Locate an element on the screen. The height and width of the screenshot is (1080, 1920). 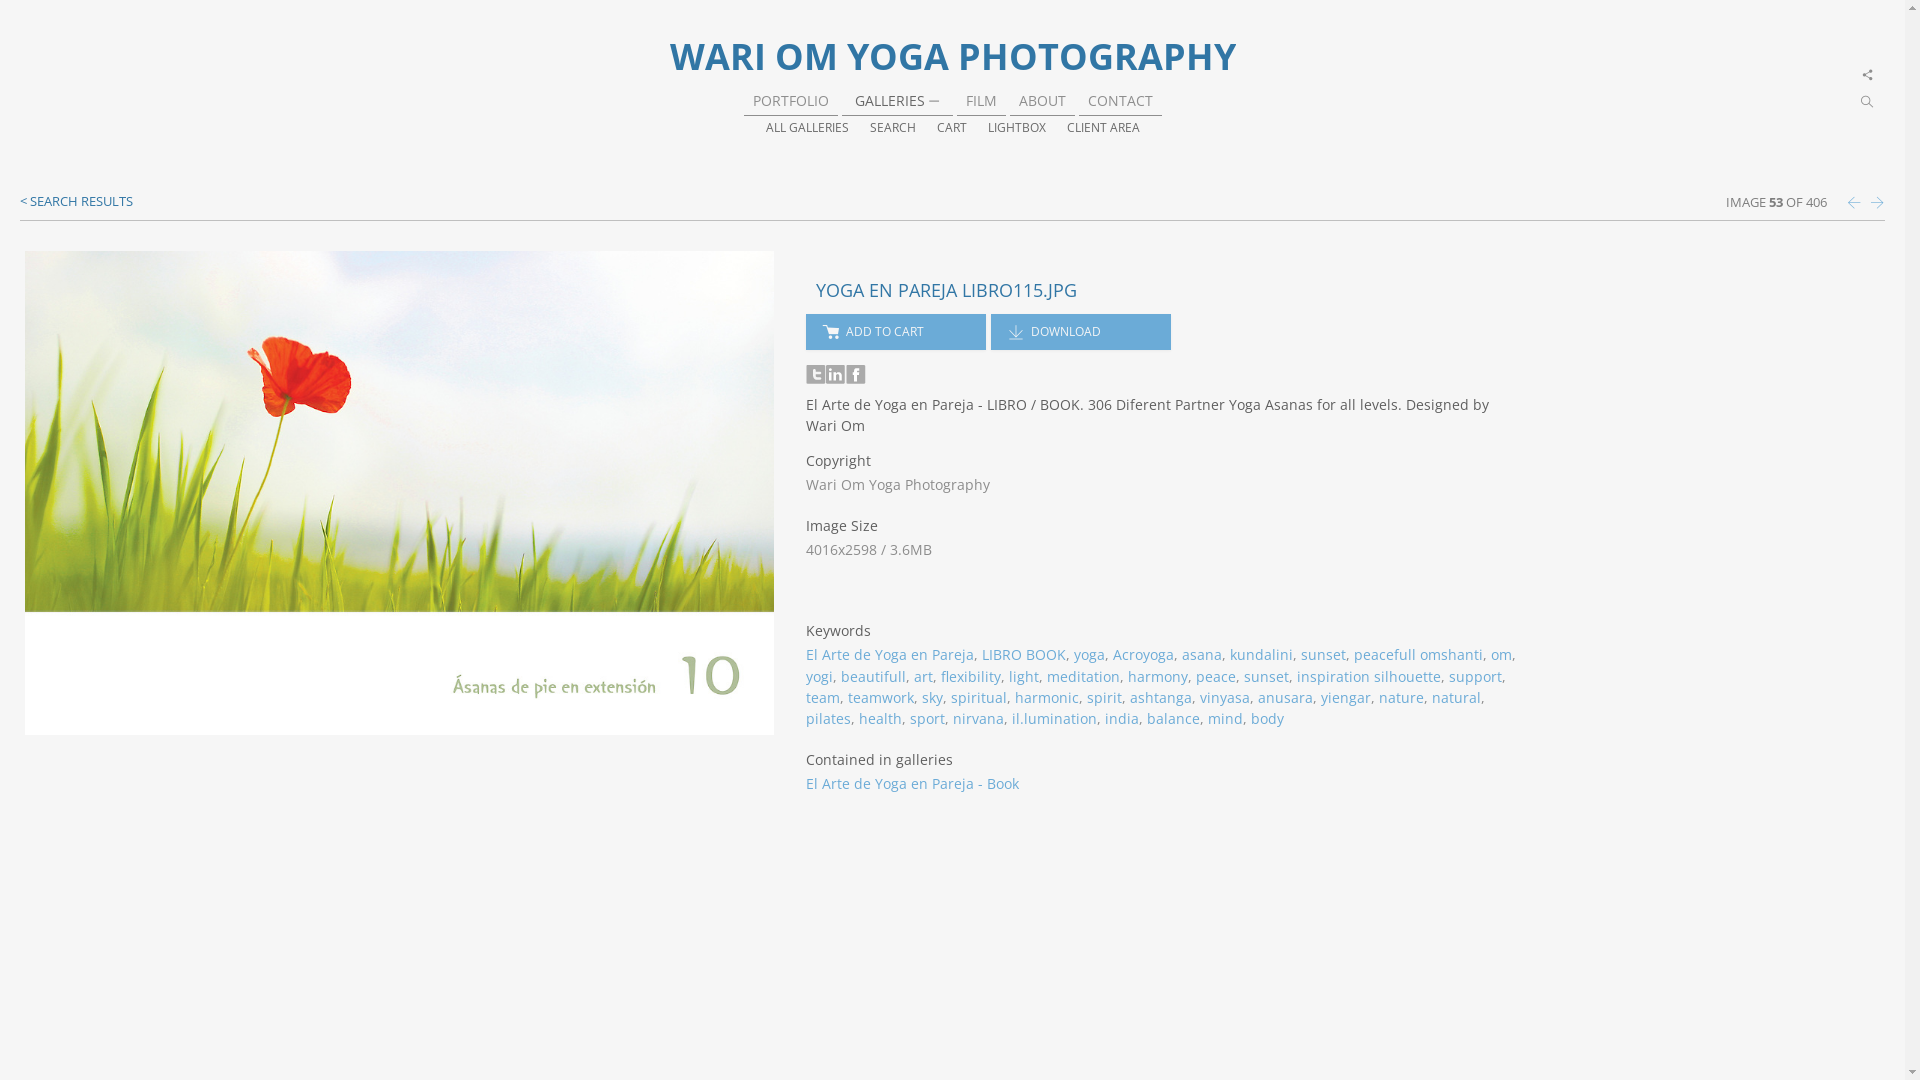
'ADD TO CART' is located at coordinates (895, 330).